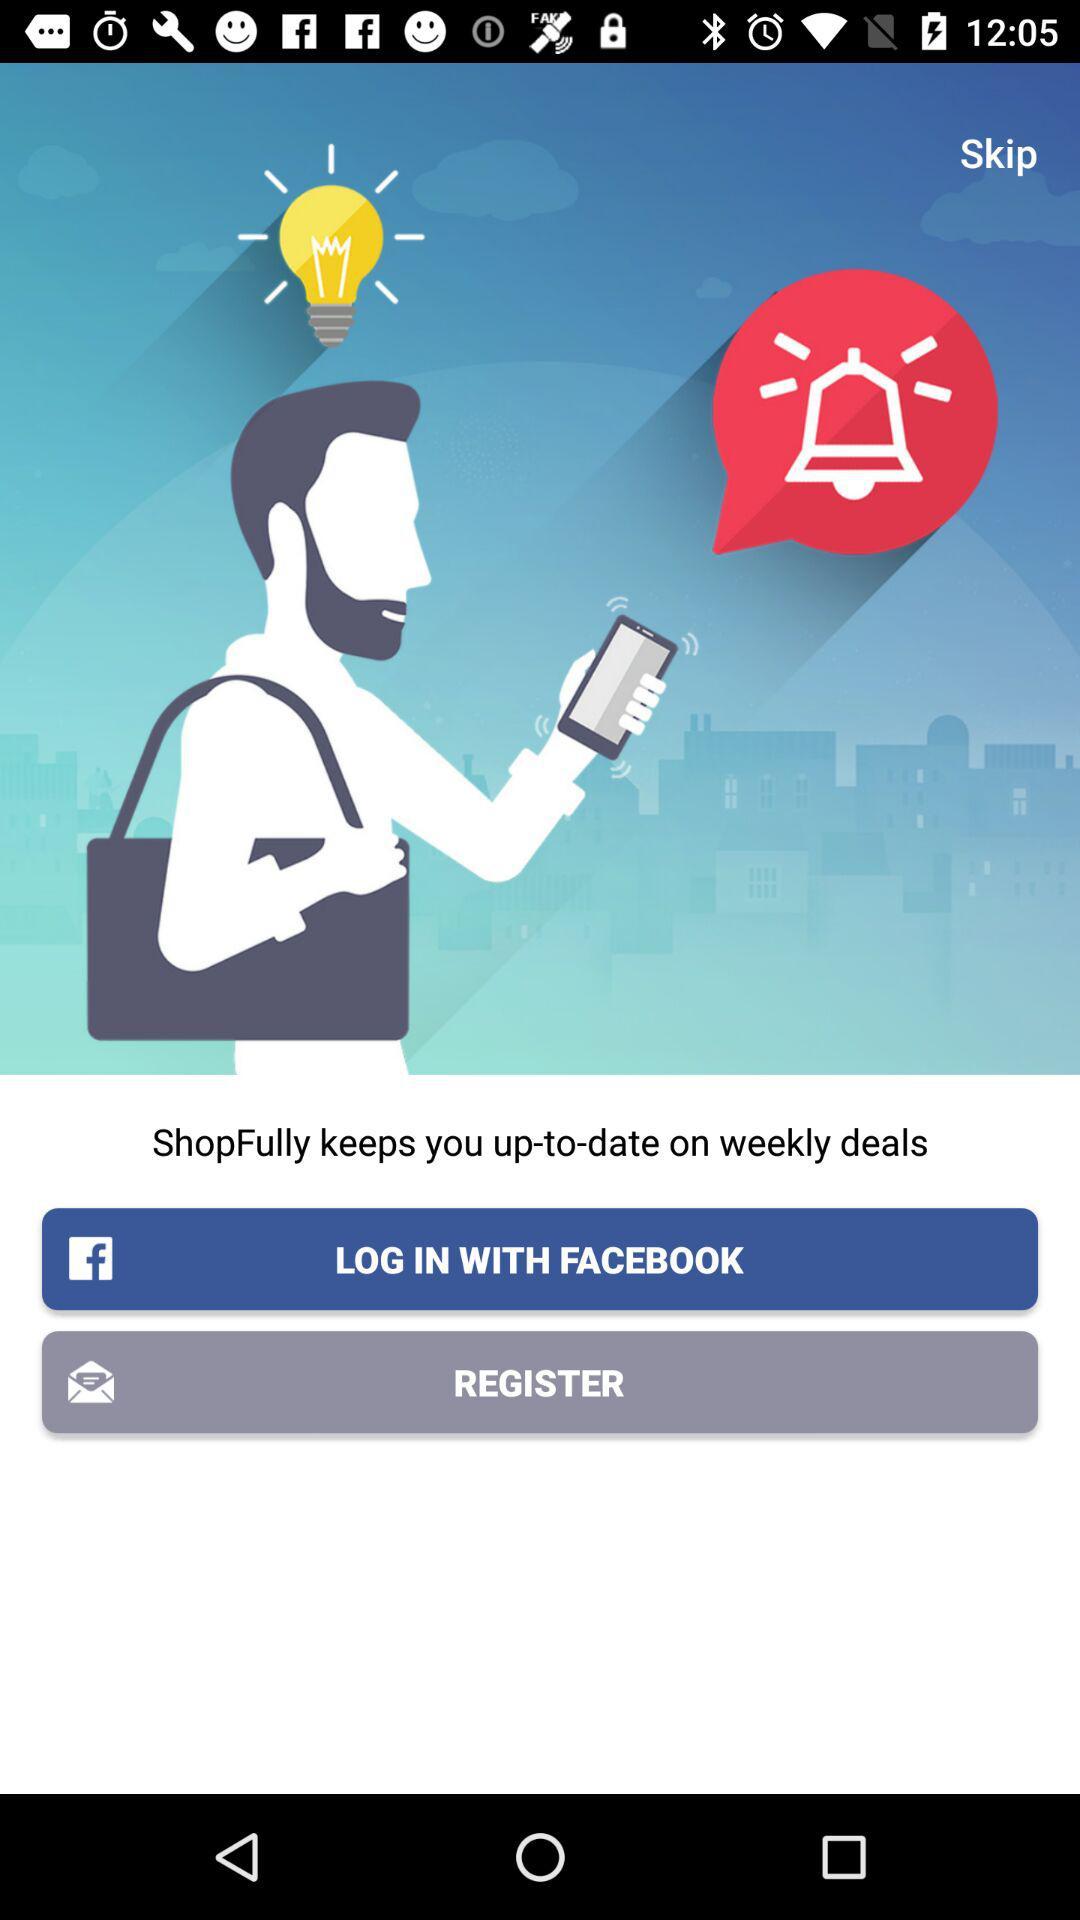 The image size is (1080, 1920). Describe the element at coordinates (540, 1381) in the screenshot. I see `register item` at that location.